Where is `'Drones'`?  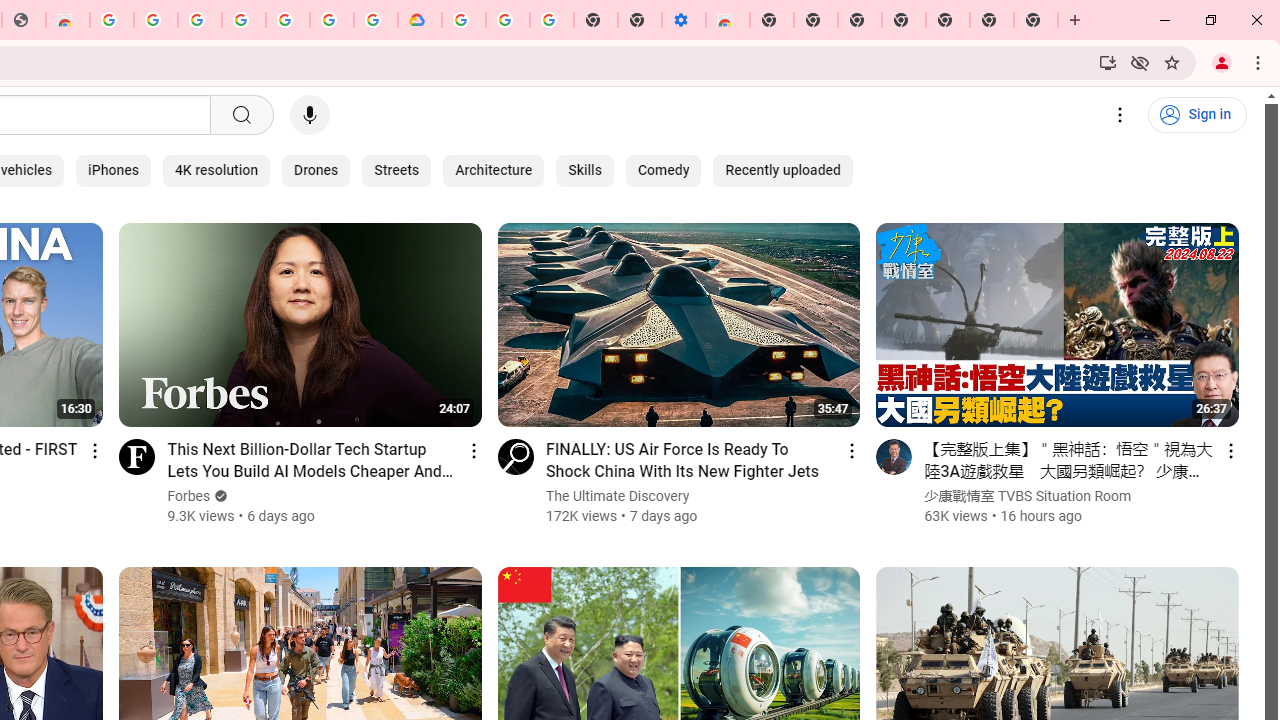
'Drones' is located at coordinates (315, 170).